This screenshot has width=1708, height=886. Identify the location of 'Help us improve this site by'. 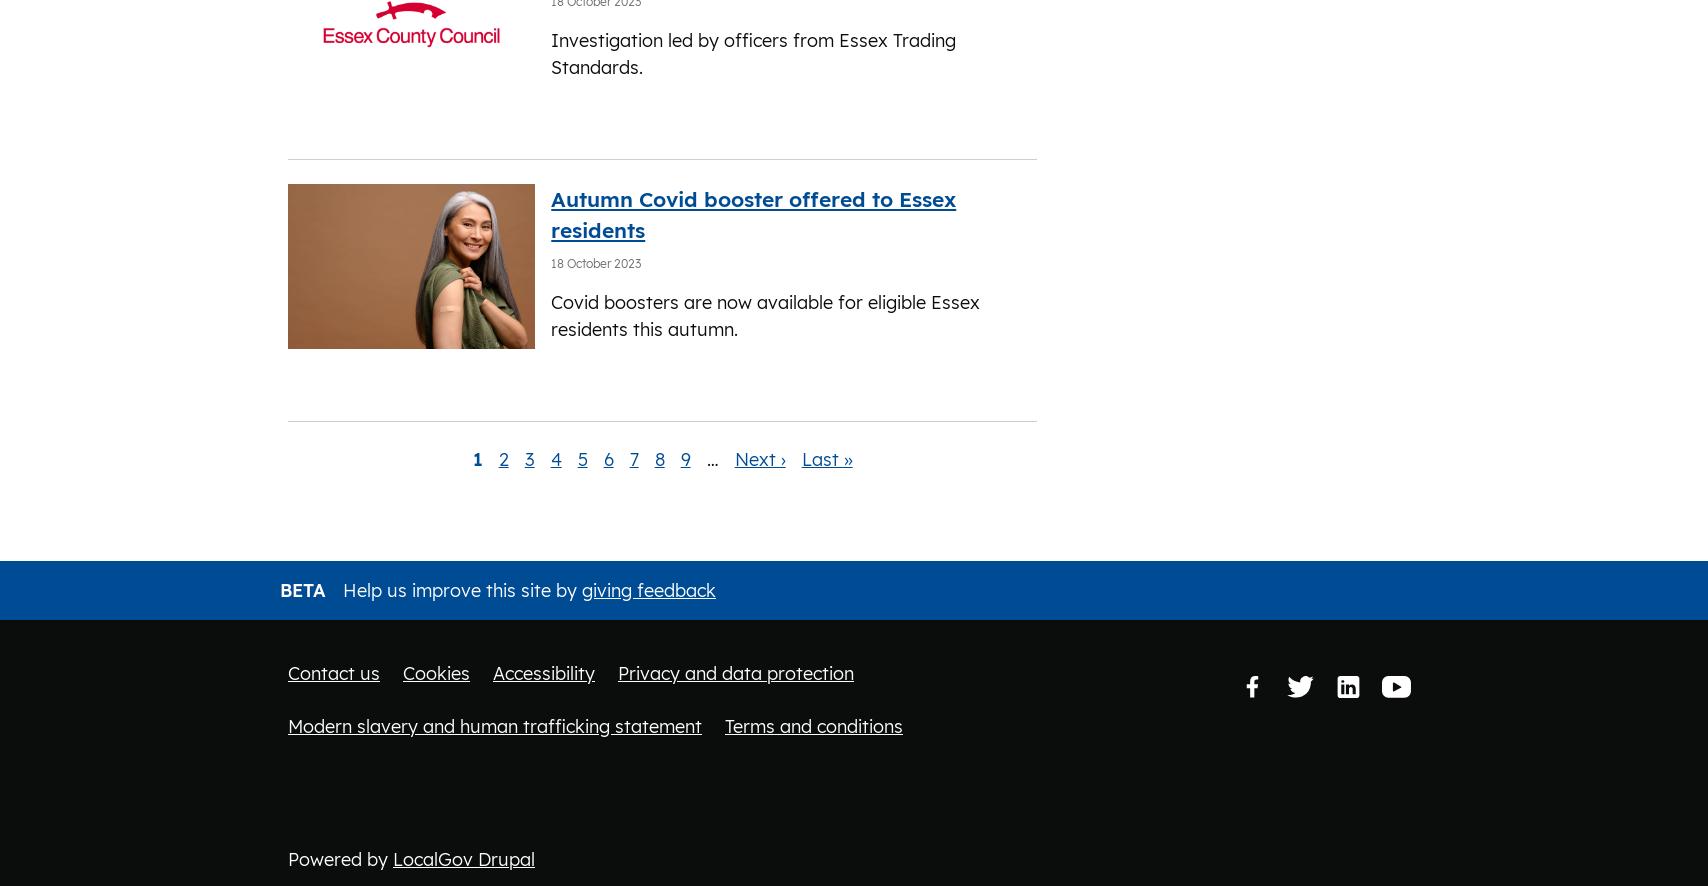
(338, 588).